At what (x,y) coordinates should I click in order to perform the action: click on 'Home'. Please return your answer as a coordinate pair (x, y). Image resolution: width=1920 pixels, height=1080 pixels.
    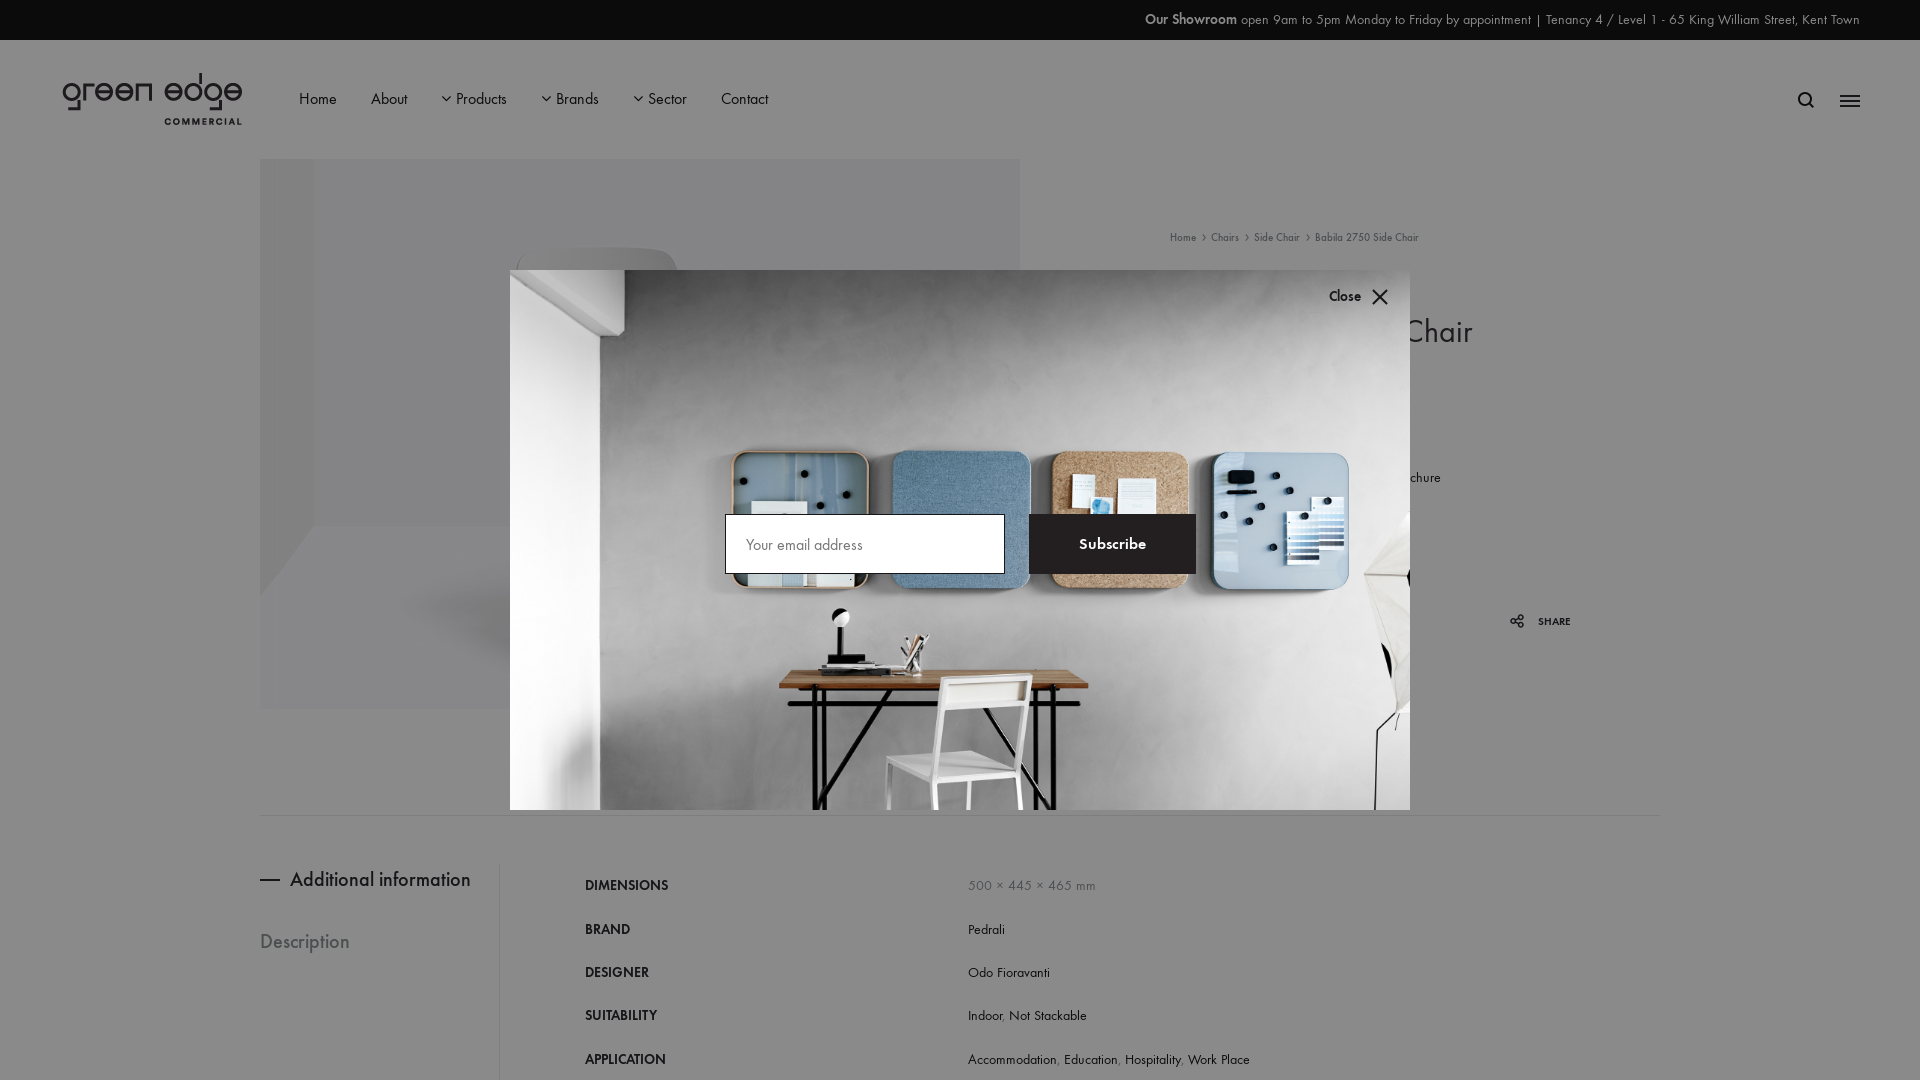
    Looking at the image, I should click on (1170, 236).